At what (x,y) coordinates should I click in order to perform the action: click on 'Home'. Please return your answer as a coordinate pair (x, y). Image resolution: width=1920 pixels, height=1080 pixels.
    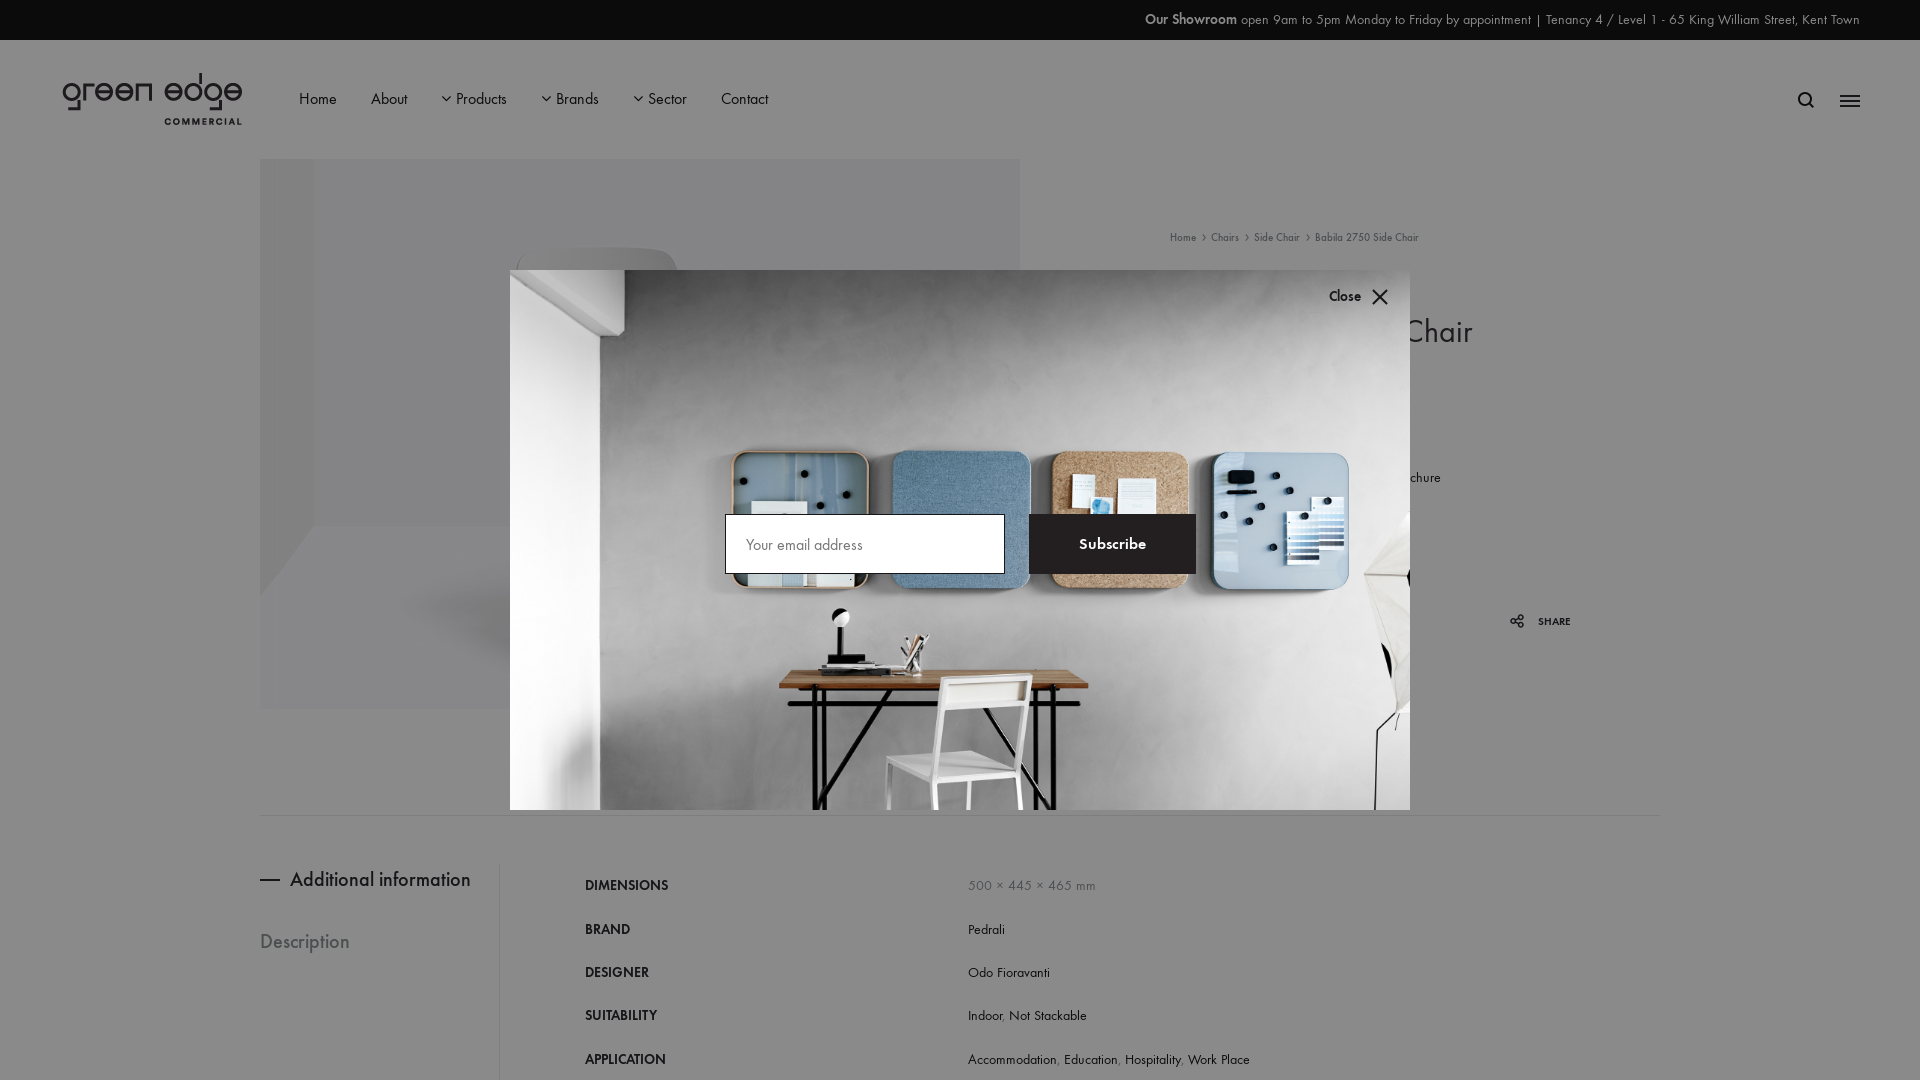
    Looking at the image, I should click on (1170, 236).